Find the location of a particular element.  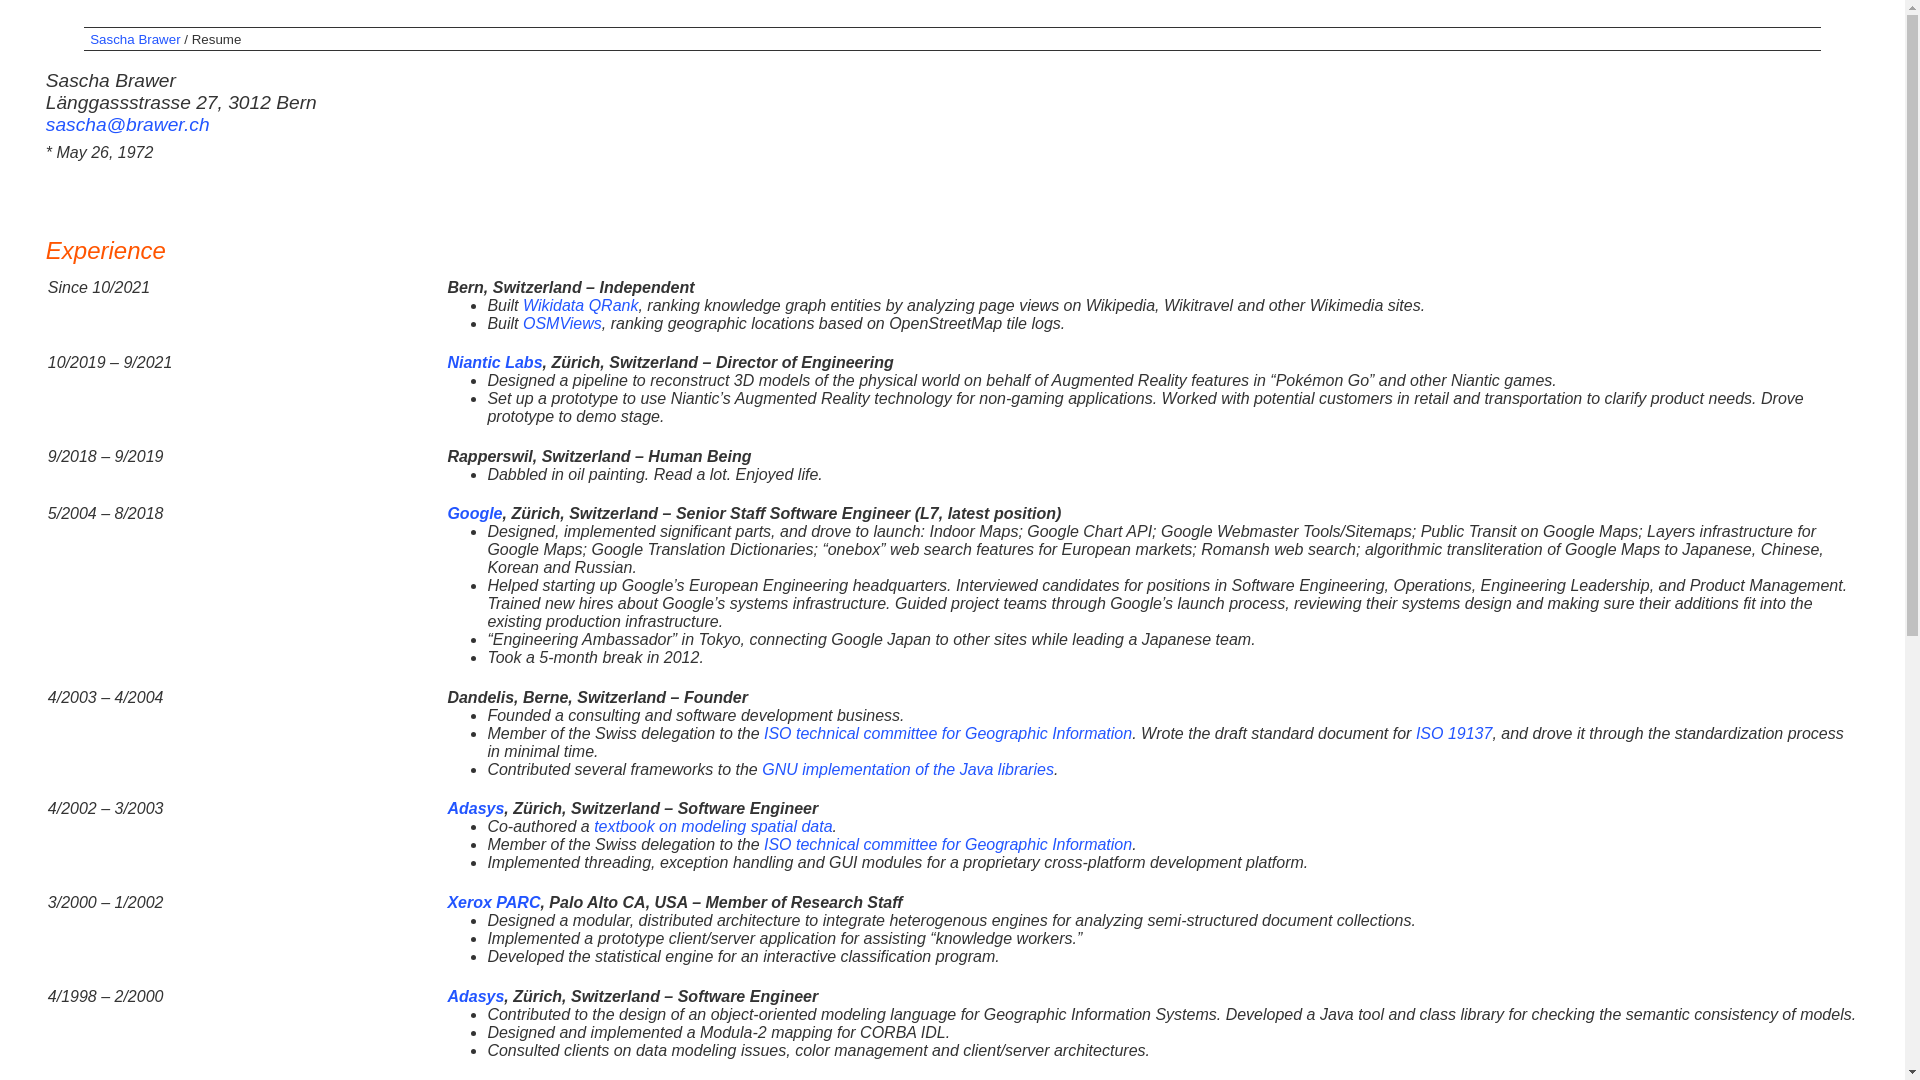

'Niantic Labs' is located at coordinates (445, 362).